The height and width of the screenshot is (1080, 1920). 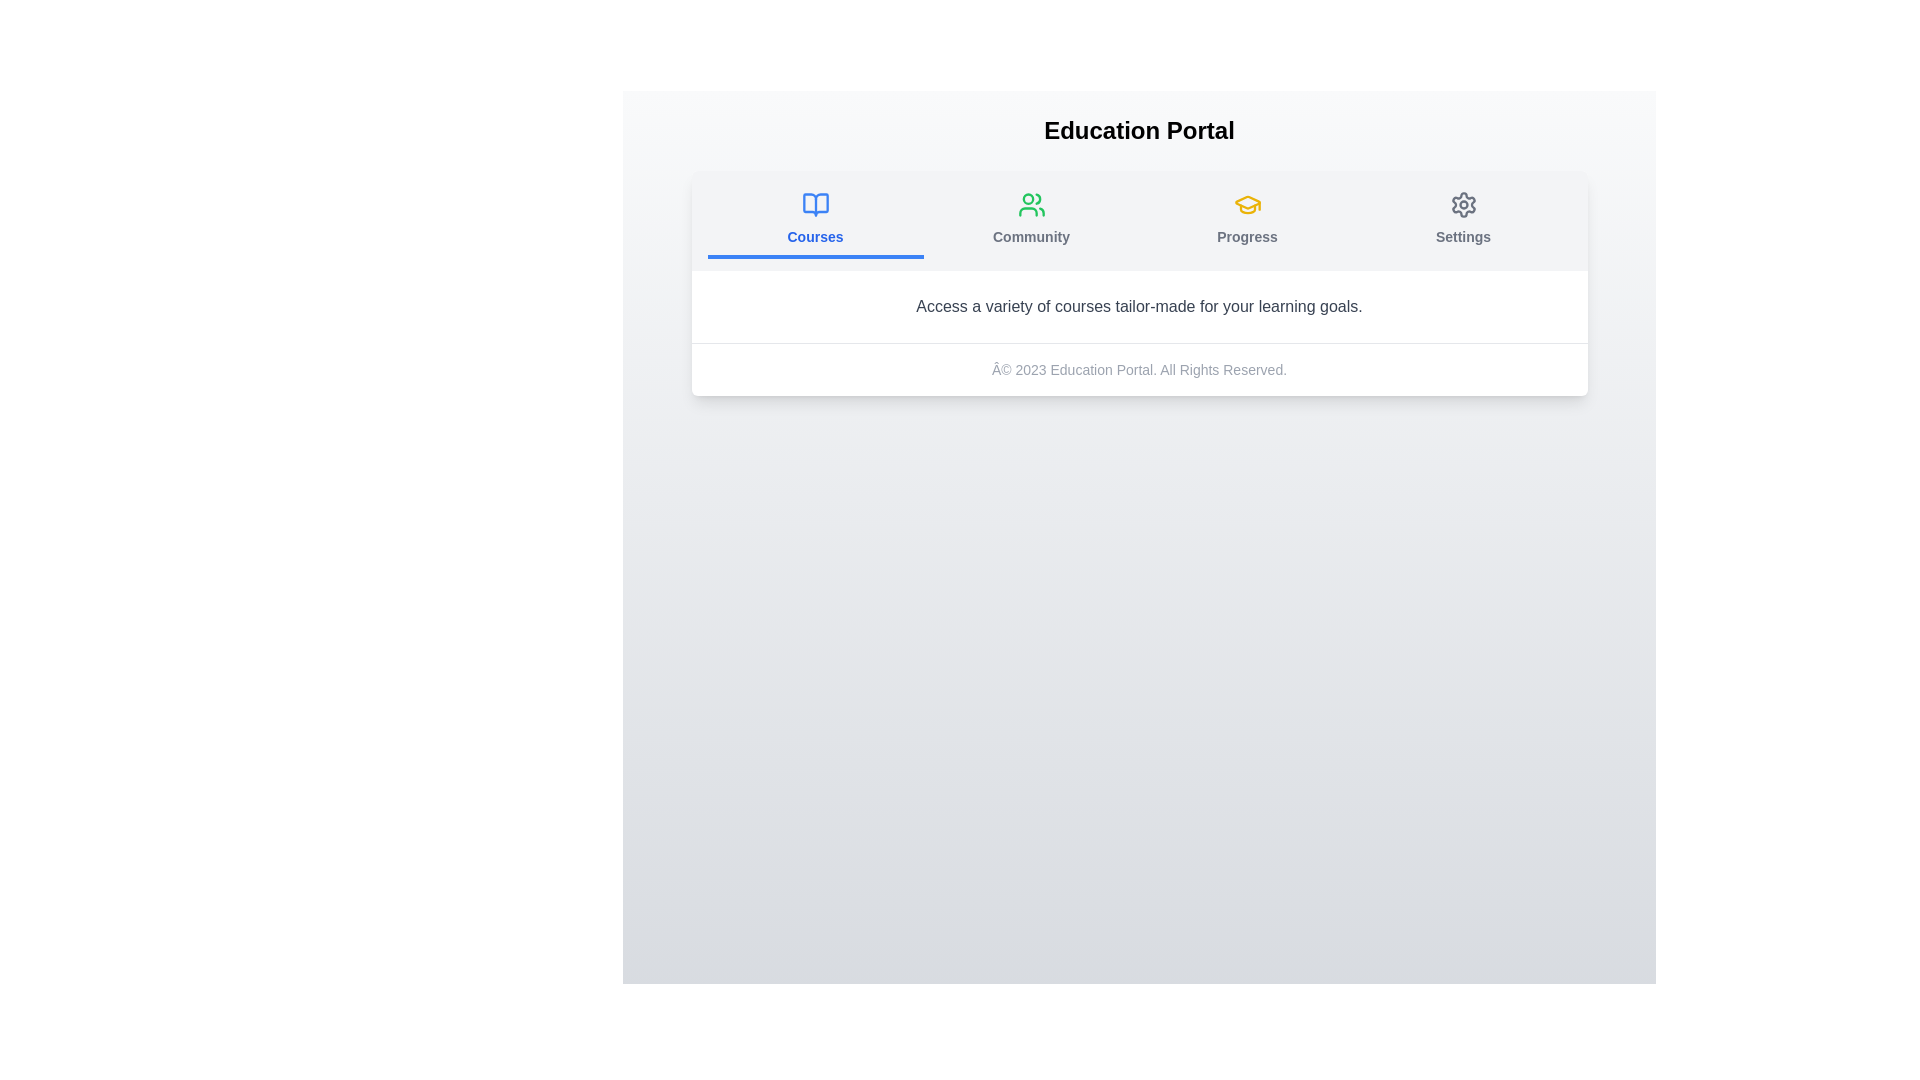 What do you see at coordinates (1139, 307) in the screenshot?
I see `text that says 'Access a variety of courses tailor-made for your learning goals.' which is center-aligned and located between navigation buttons and the footer` at bounding box center [1139, 307].